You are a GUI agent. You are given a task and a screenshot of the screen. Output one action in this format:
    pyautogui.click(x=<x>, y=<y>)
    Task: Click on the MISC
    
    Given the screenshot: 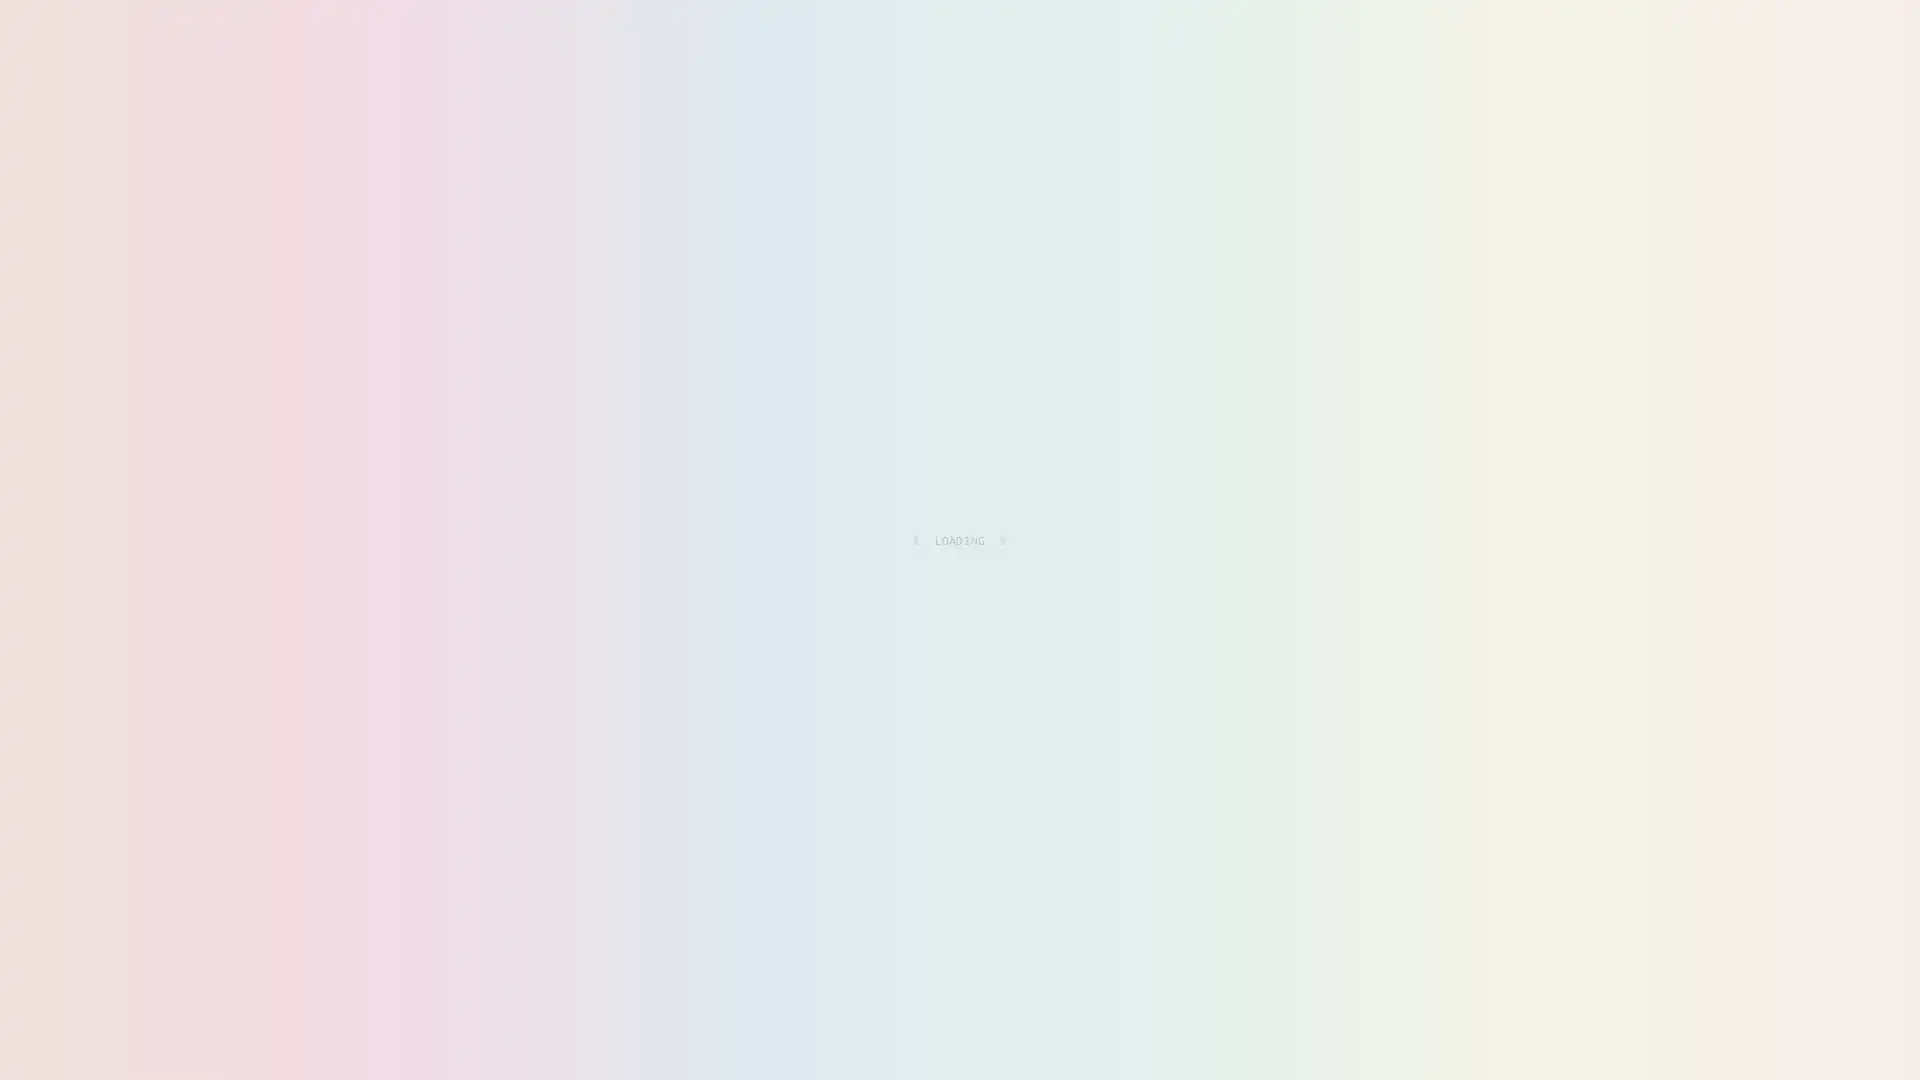 What is the action you would take?
    pyautogui.click(x=686, y=223)
    